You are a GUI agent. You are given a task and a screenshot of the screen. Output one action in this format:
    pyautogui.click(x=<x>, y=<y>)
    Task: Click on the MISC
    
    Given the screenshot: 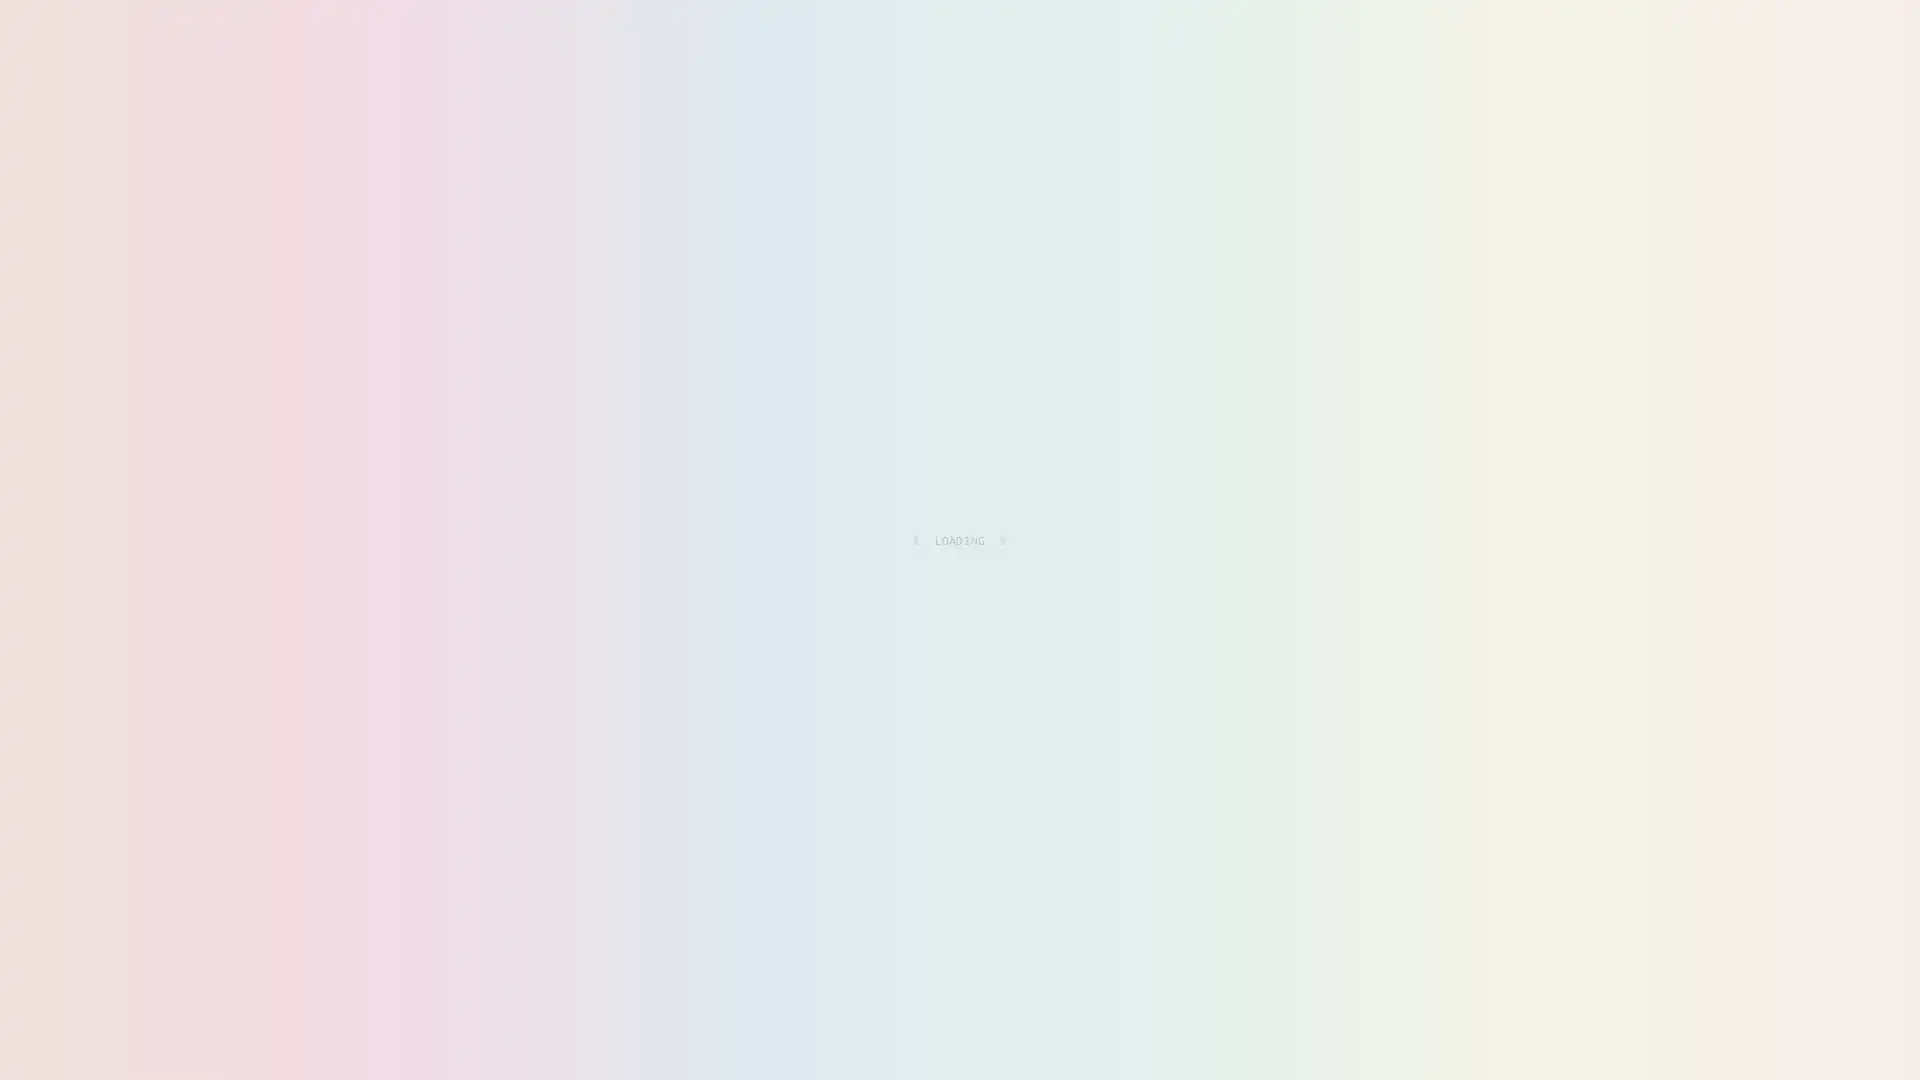 What is the action you would take?
    pyautogui.click(x=686, y=223)
    